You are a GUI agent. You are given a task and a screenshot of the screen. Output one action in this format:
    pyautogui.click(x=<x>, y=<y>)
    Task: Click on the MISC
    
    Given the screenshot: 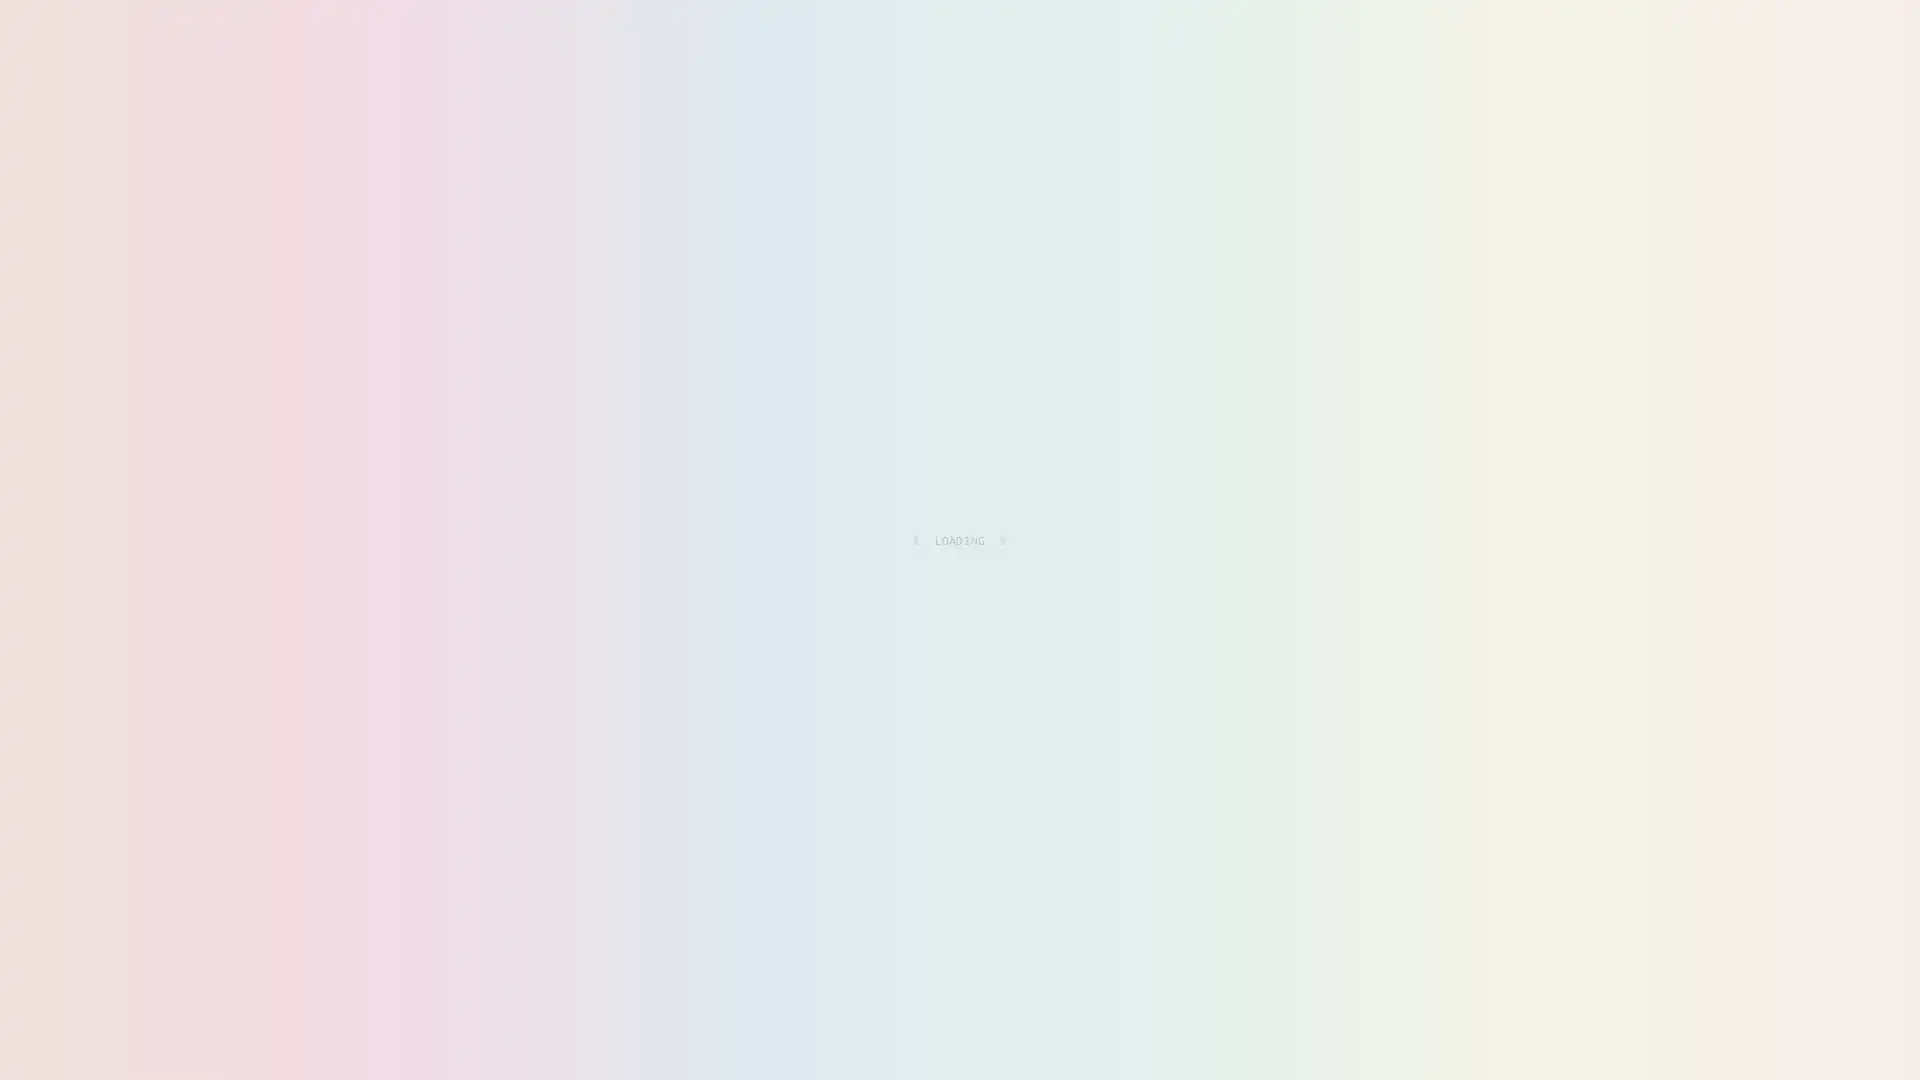 What is the action you would take?
    pyautogui.click(x=686, y=223)
    